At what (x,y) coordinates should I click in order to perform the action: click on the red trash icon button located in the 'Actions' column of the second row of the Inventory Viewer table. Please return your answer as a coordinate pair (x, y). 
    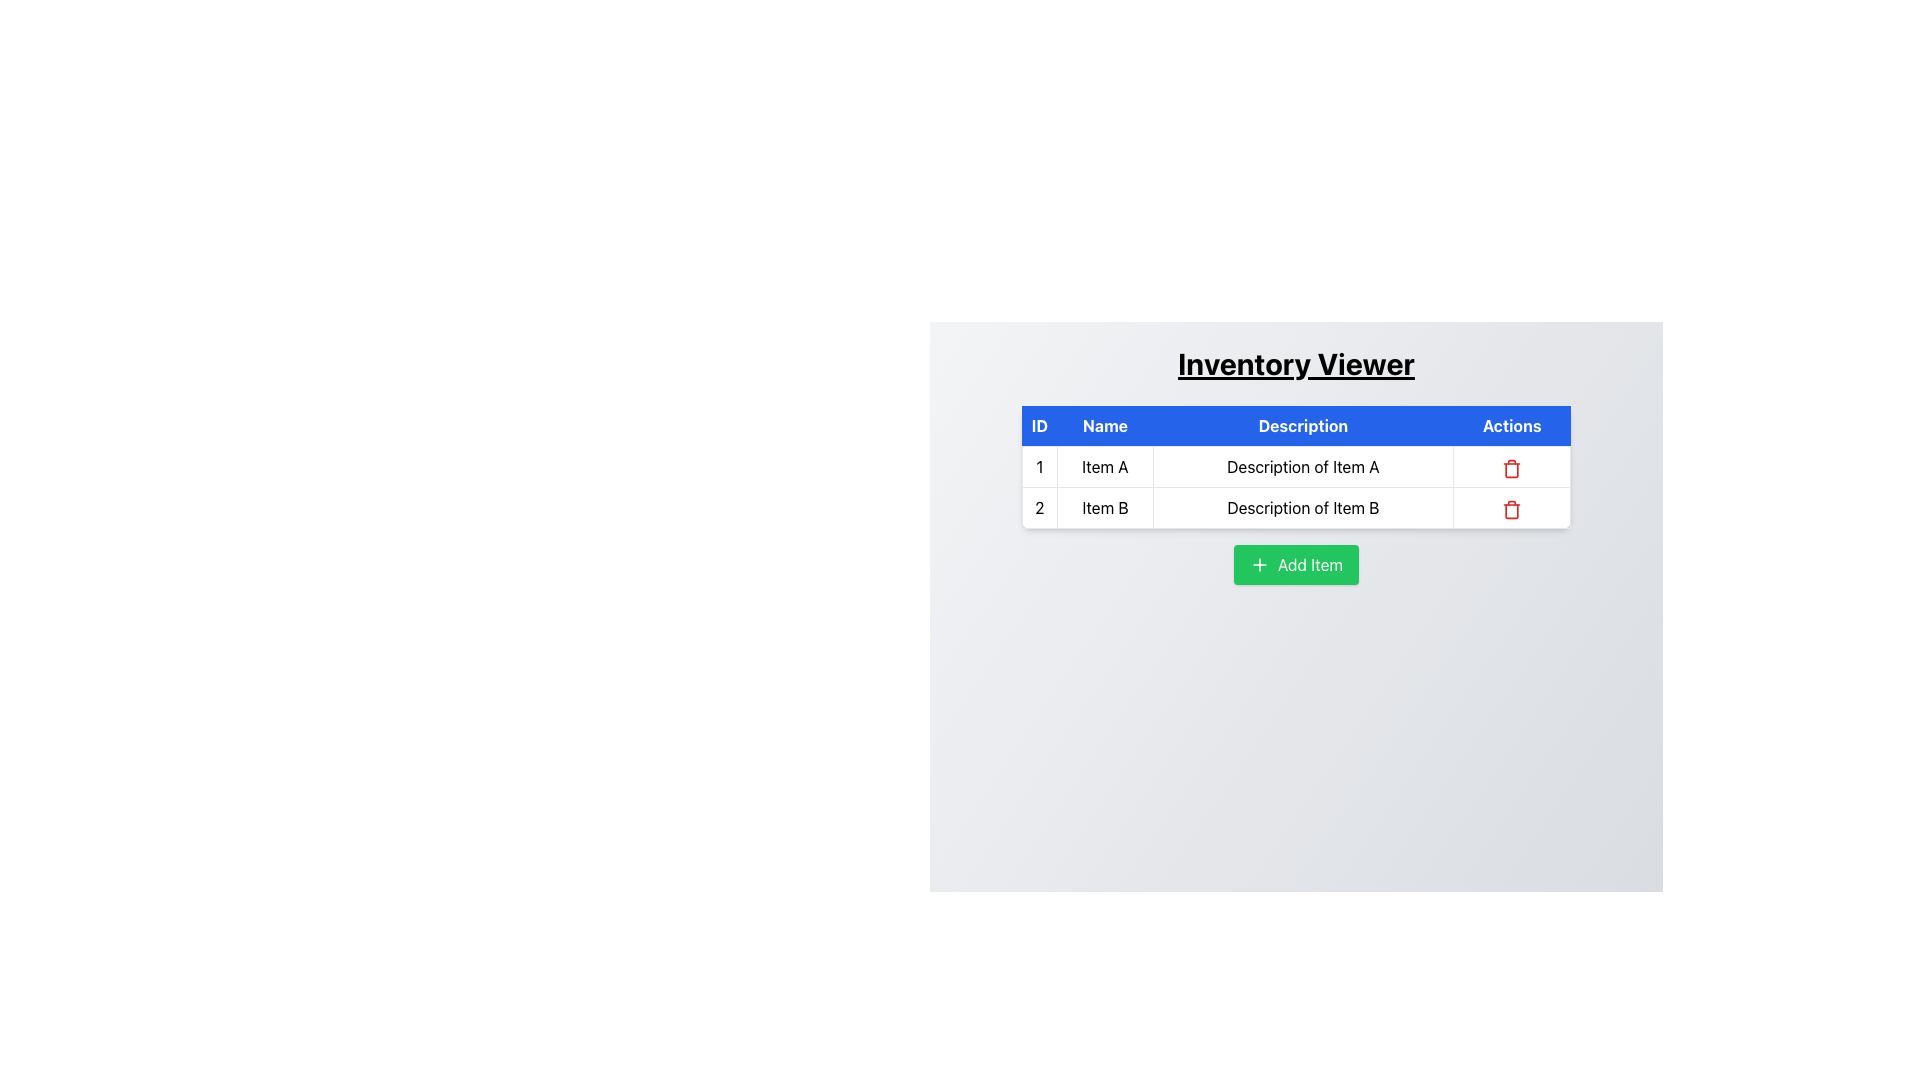
    Looking at the image, I should click on (1512, 466).